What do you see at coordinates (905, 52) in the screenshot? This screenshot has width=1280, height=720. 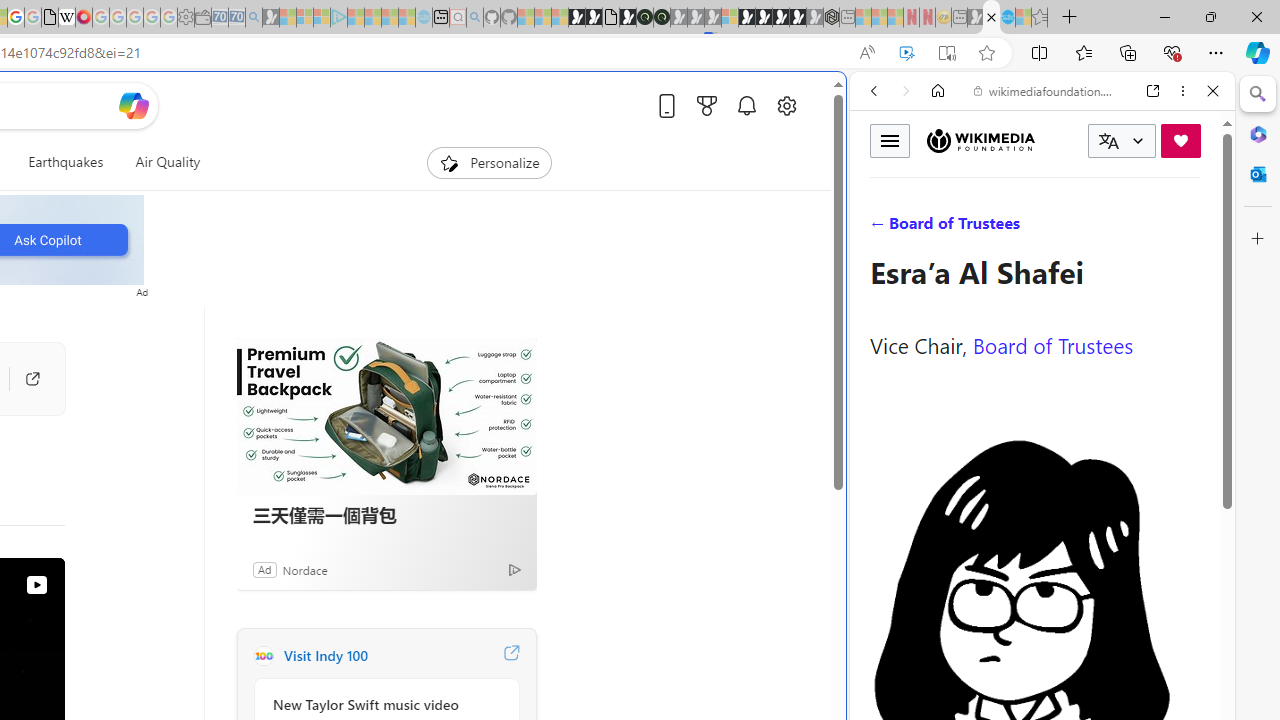 I see `'Enhance video'` at bounding box center [905, 52].